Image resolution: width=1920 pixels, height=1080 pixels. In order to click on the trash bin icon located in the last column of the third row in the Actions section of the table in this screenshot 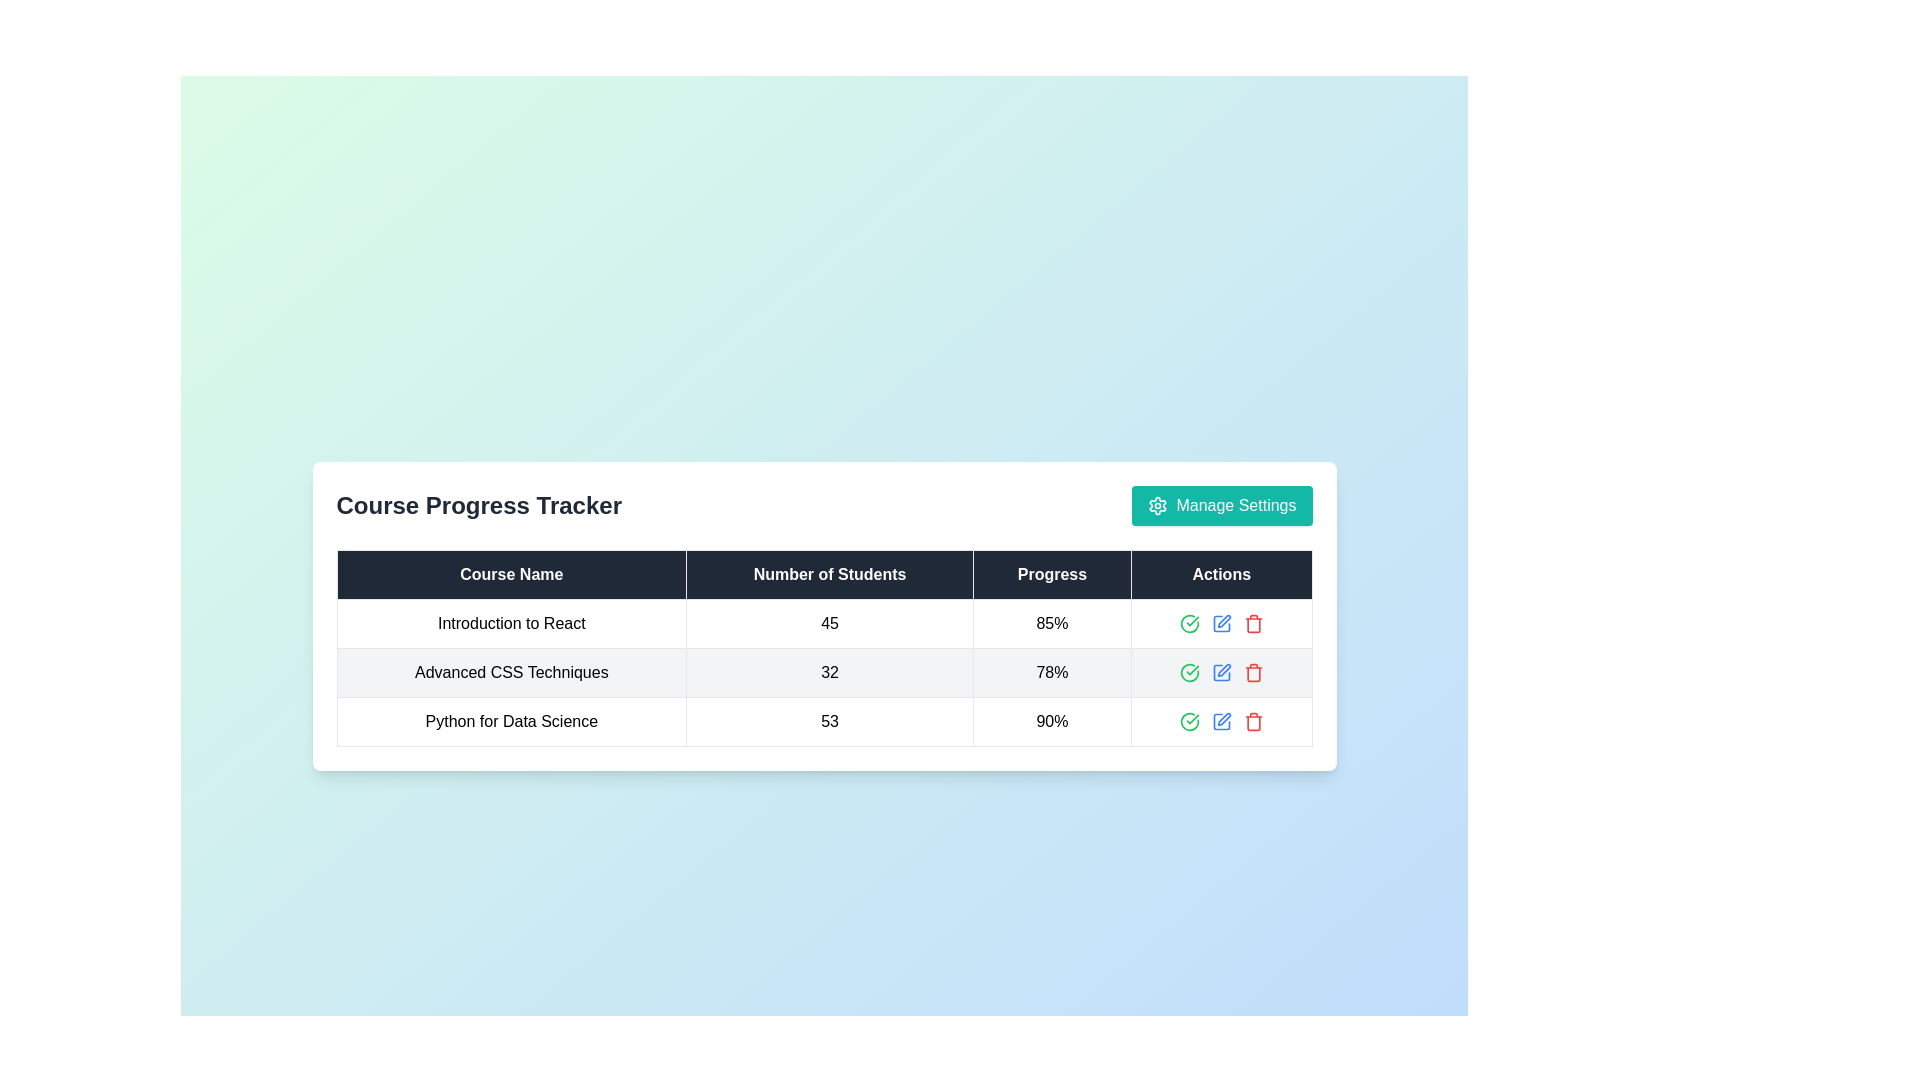, I will do `click(1252, 723)`.